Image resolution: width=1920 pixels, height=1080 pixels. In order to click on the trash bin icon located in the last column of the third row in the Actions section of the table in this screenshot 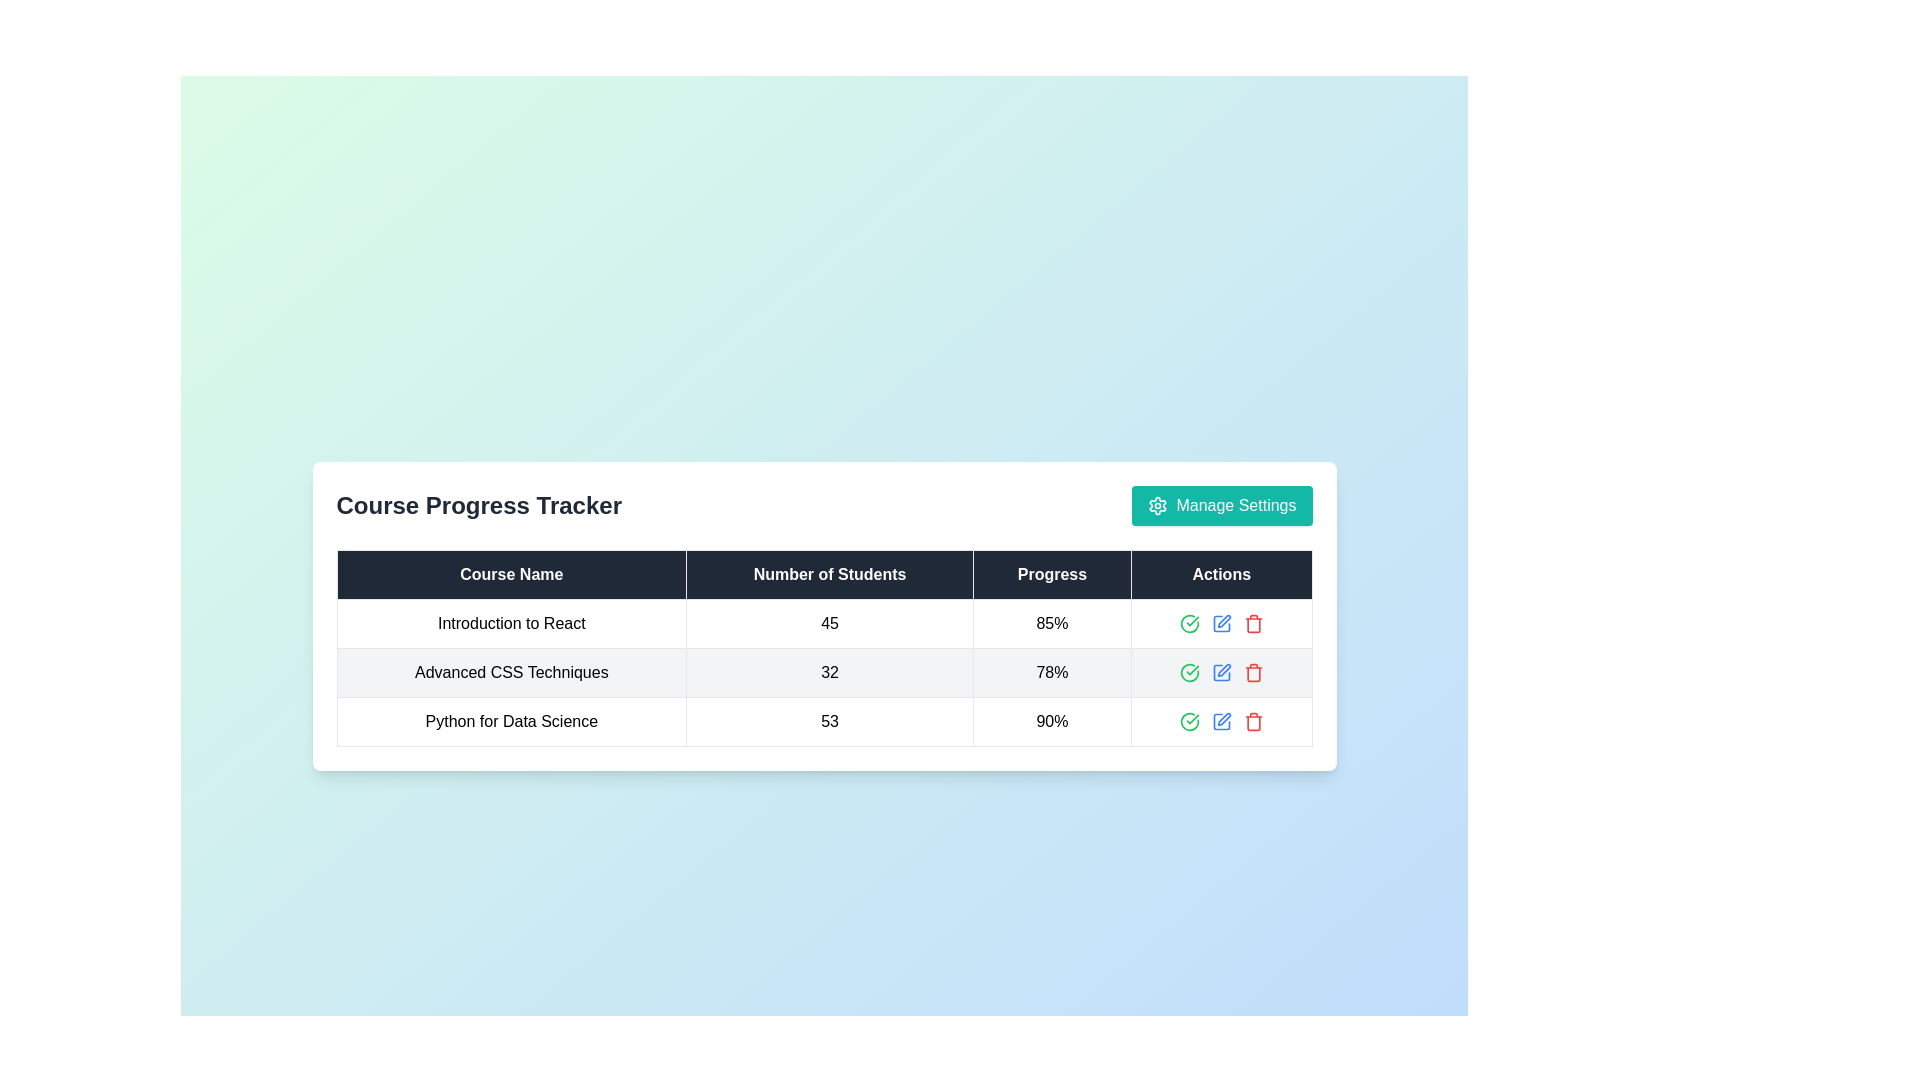, I will do `click(1252, 723)`.